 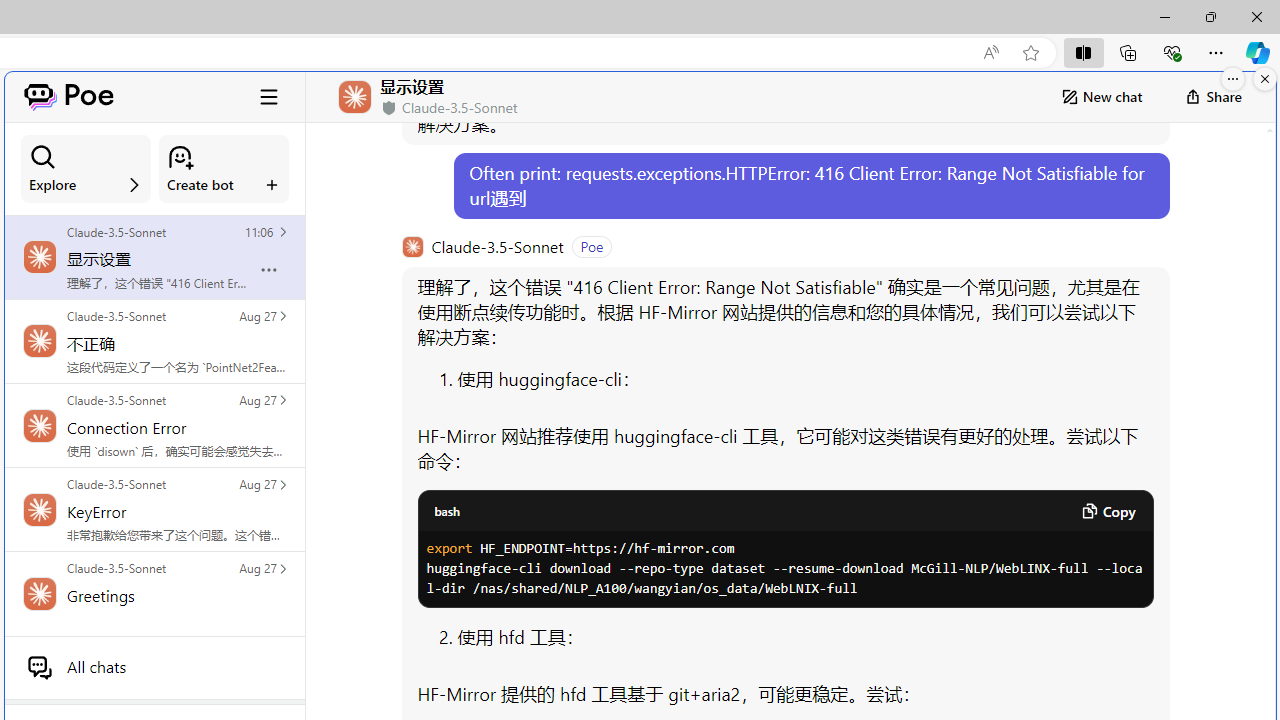 What do you see at coordinates (43, 156) in the screenshot?
I see `'Class: ManageBotsCardSection_searchIcon__laGLi'` at bounding box center [43, 156].